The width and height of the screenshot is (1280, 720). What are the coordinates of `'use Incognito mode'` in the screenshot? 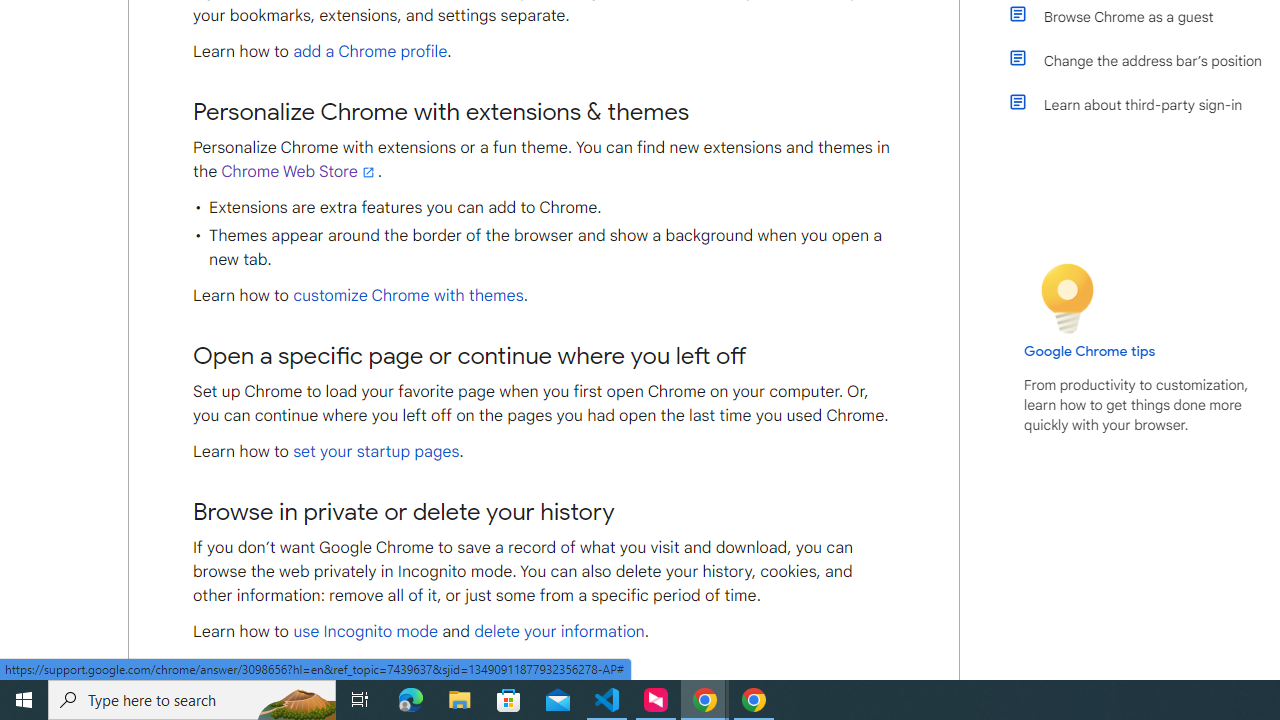 It's located at (366, 632).